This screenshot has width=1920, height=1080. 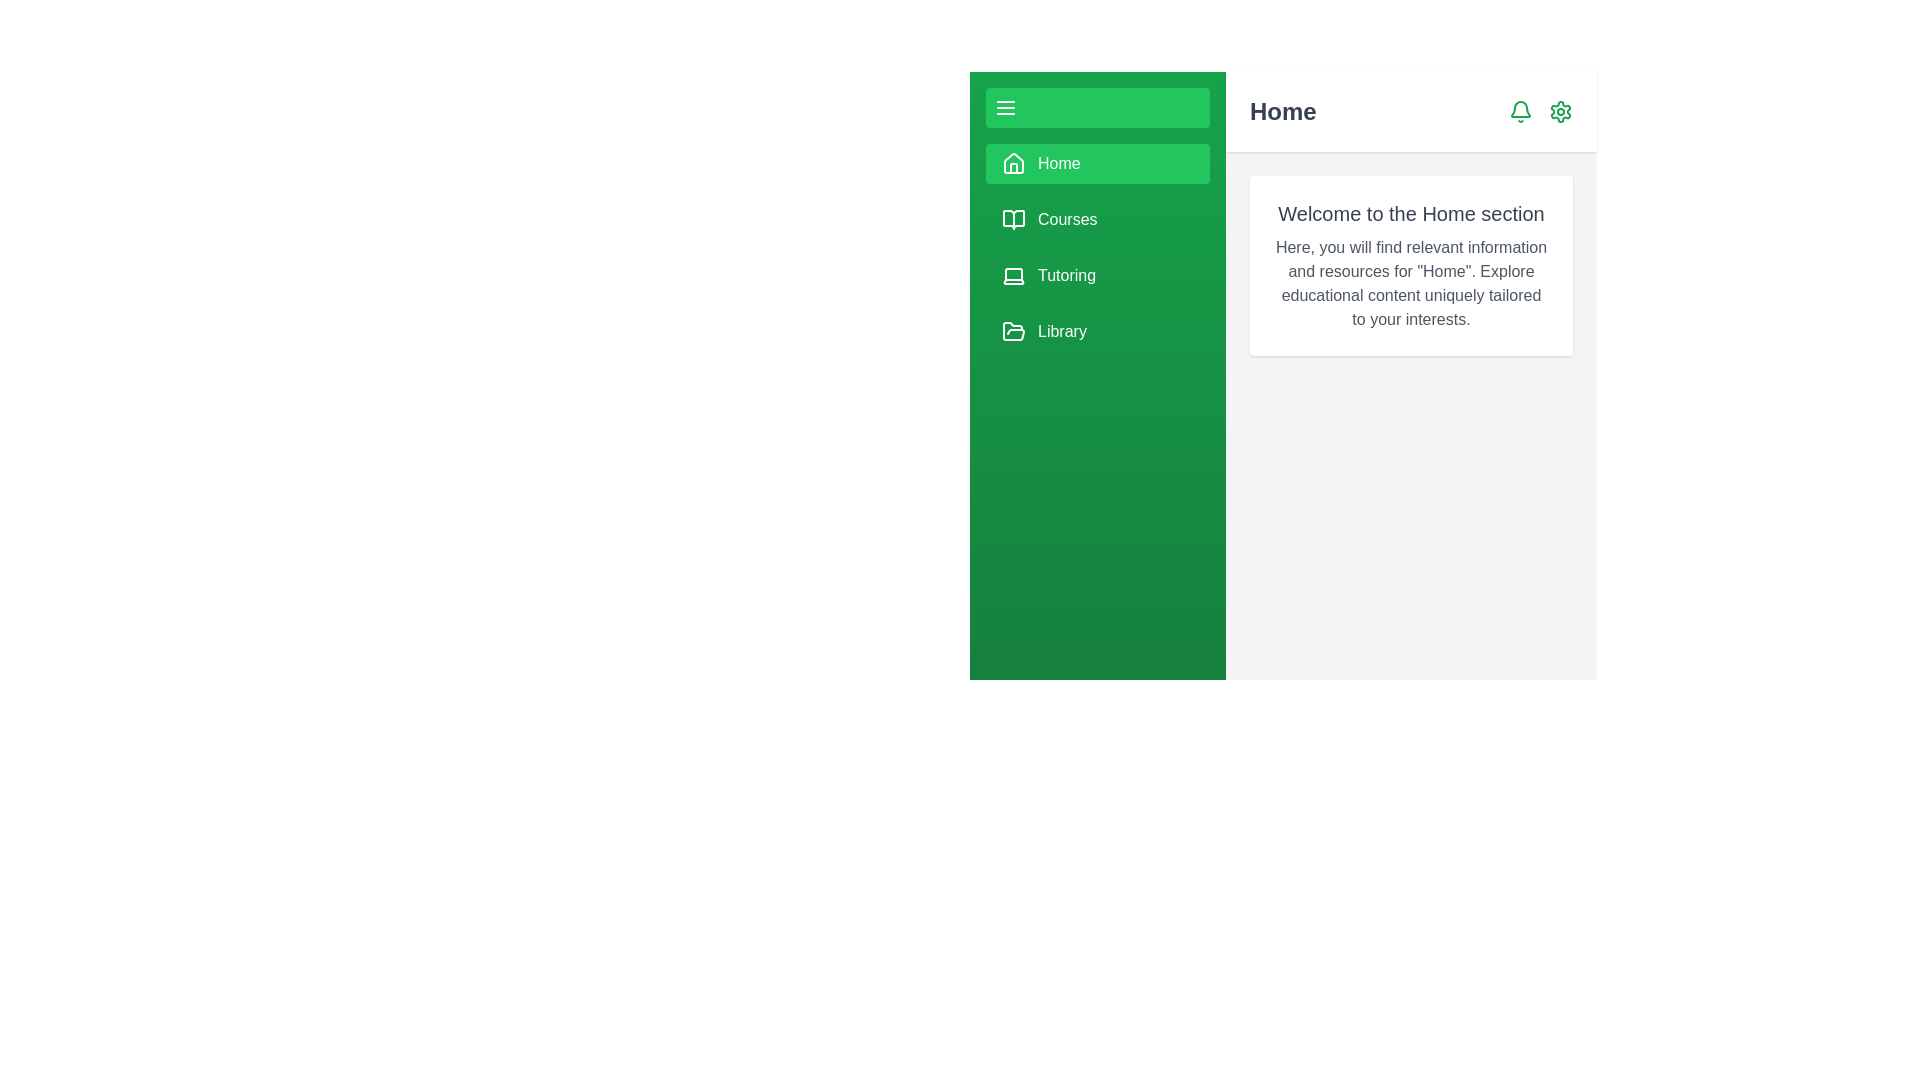 I want to click on the 'Home' icon located in the left-side navigation bar, which is visually represented as the first interactive element in the green-highlighted 'Home' button section, so click(x=1013, y=163).